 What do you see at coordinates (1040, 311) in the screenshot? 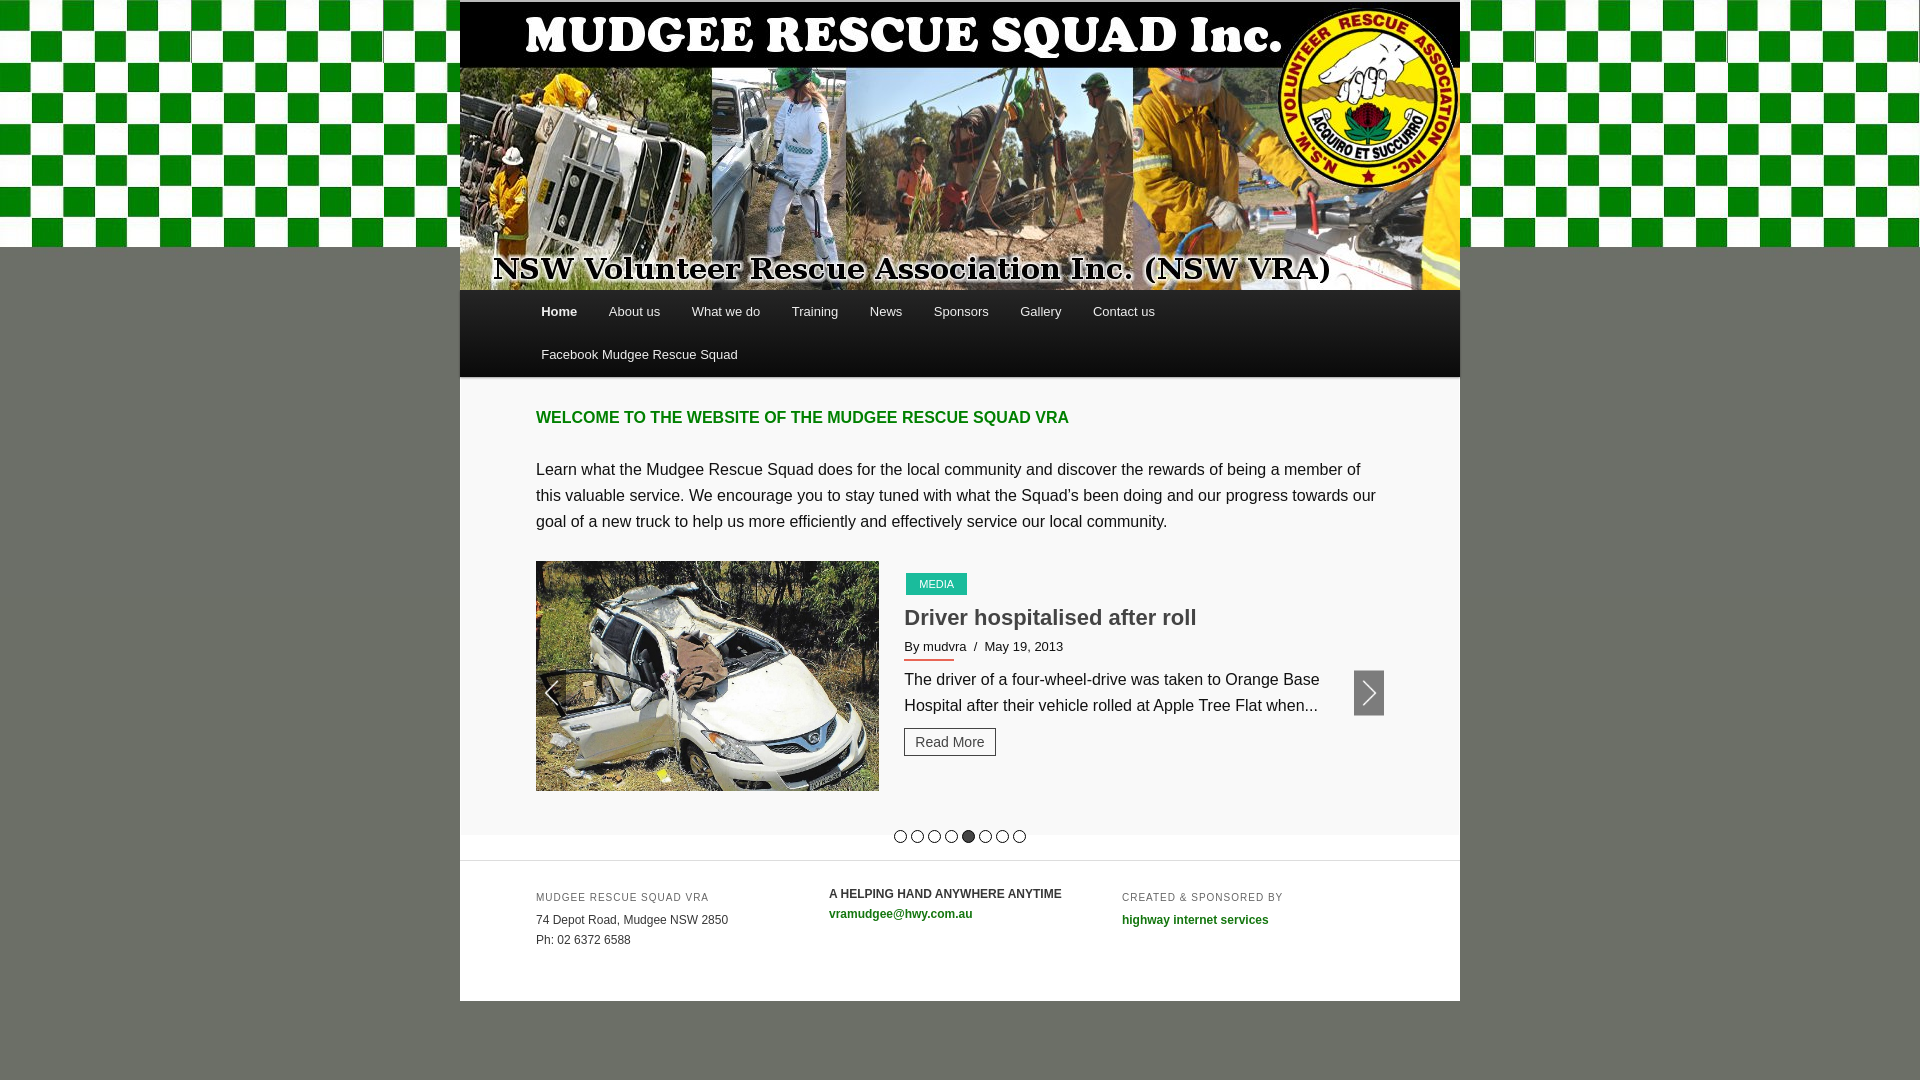
I see `'Gallery'` at bounding box center [1040, 311].